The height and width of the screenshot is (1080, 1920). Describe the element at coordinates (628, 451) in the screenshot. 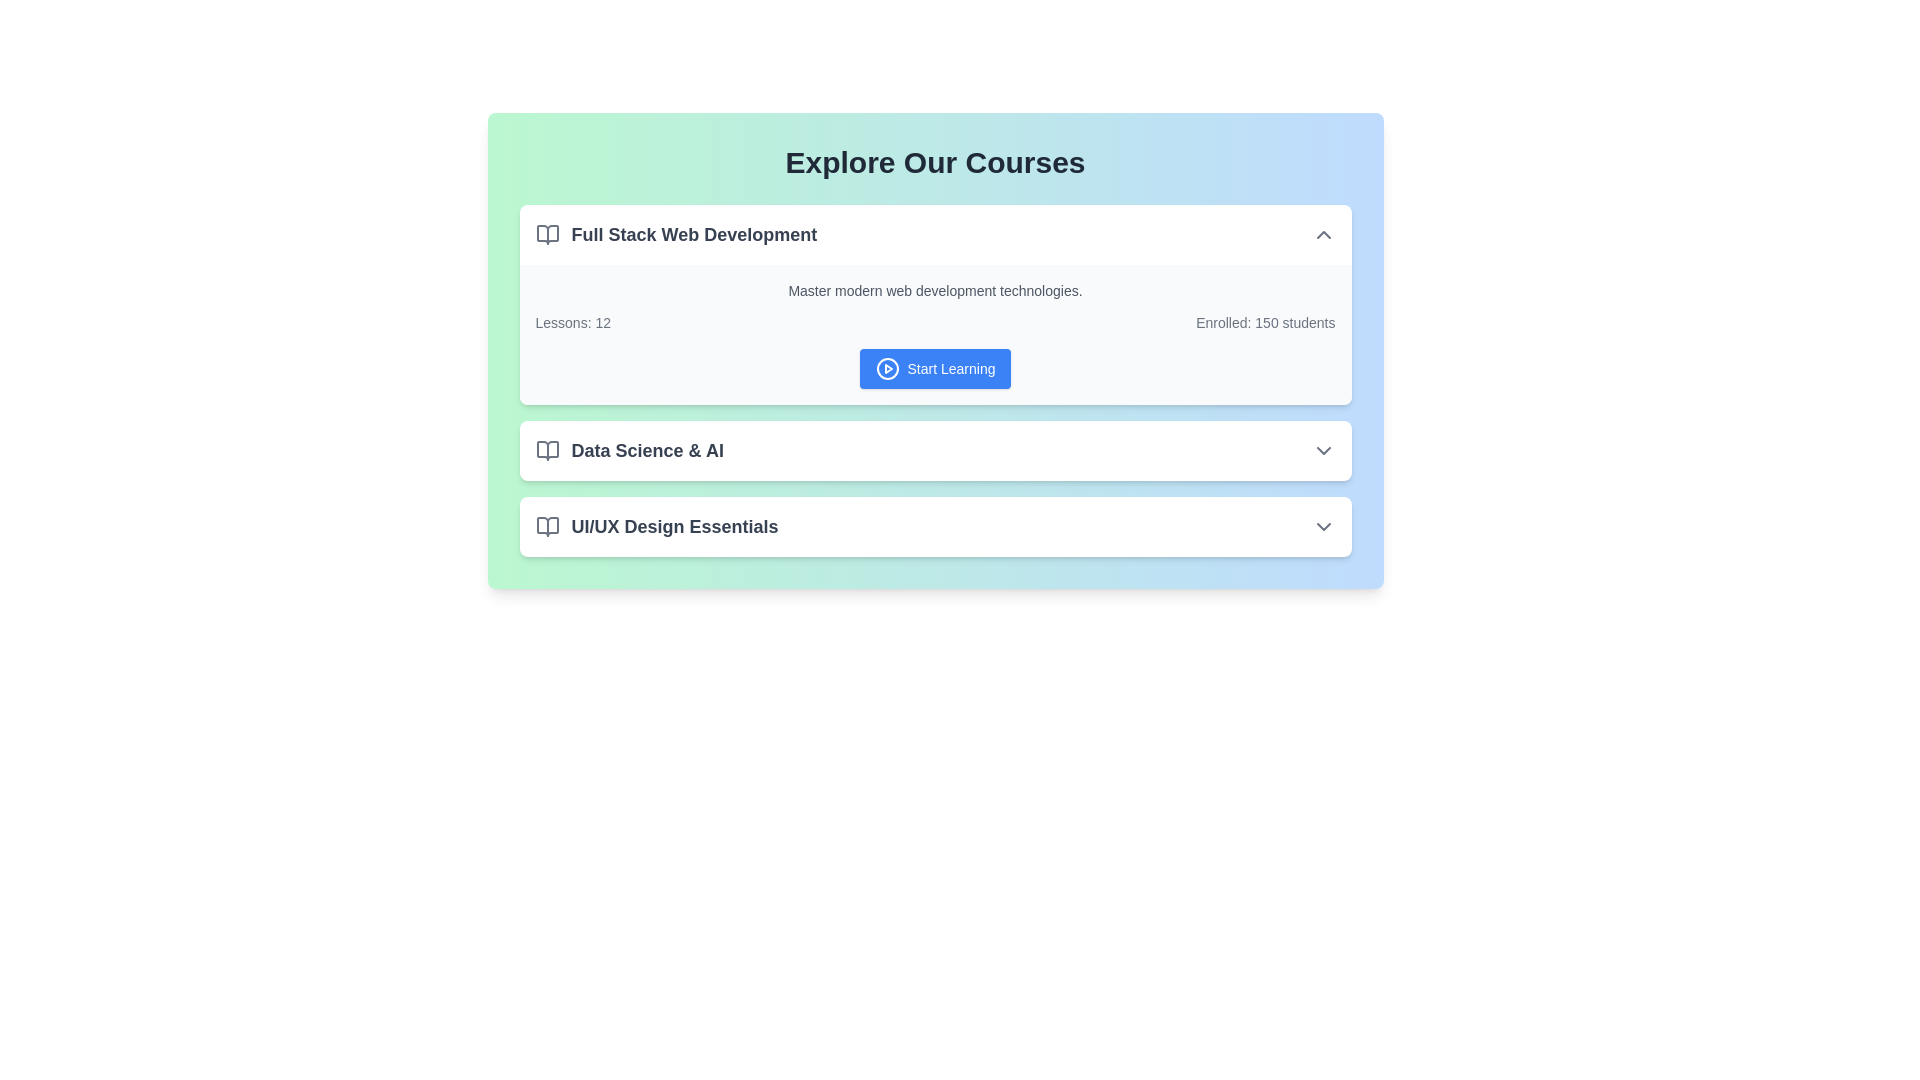

I see `the 'Data Science & AI' label with an open book icon` at that location.